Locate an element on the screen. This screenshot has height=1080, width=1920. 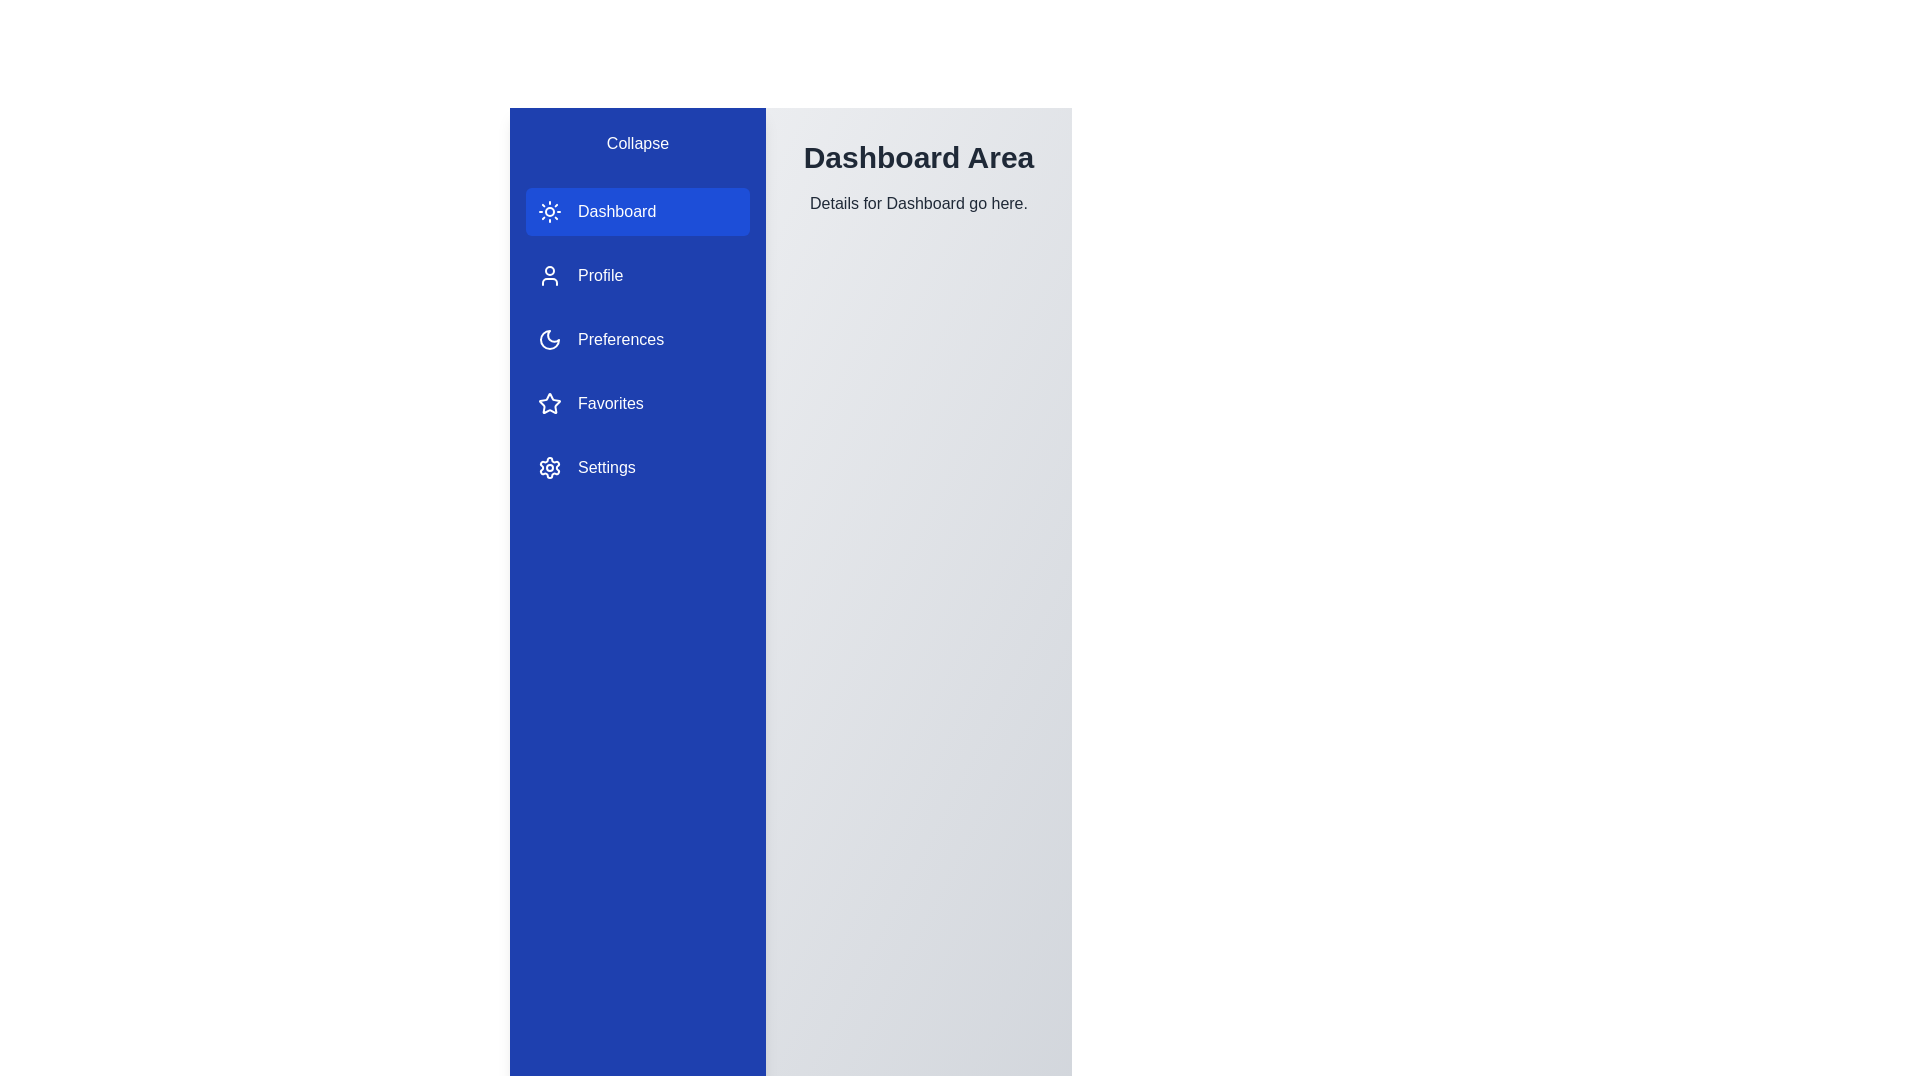
the sidebar item Dashboard is located at coordinates (637, 212).